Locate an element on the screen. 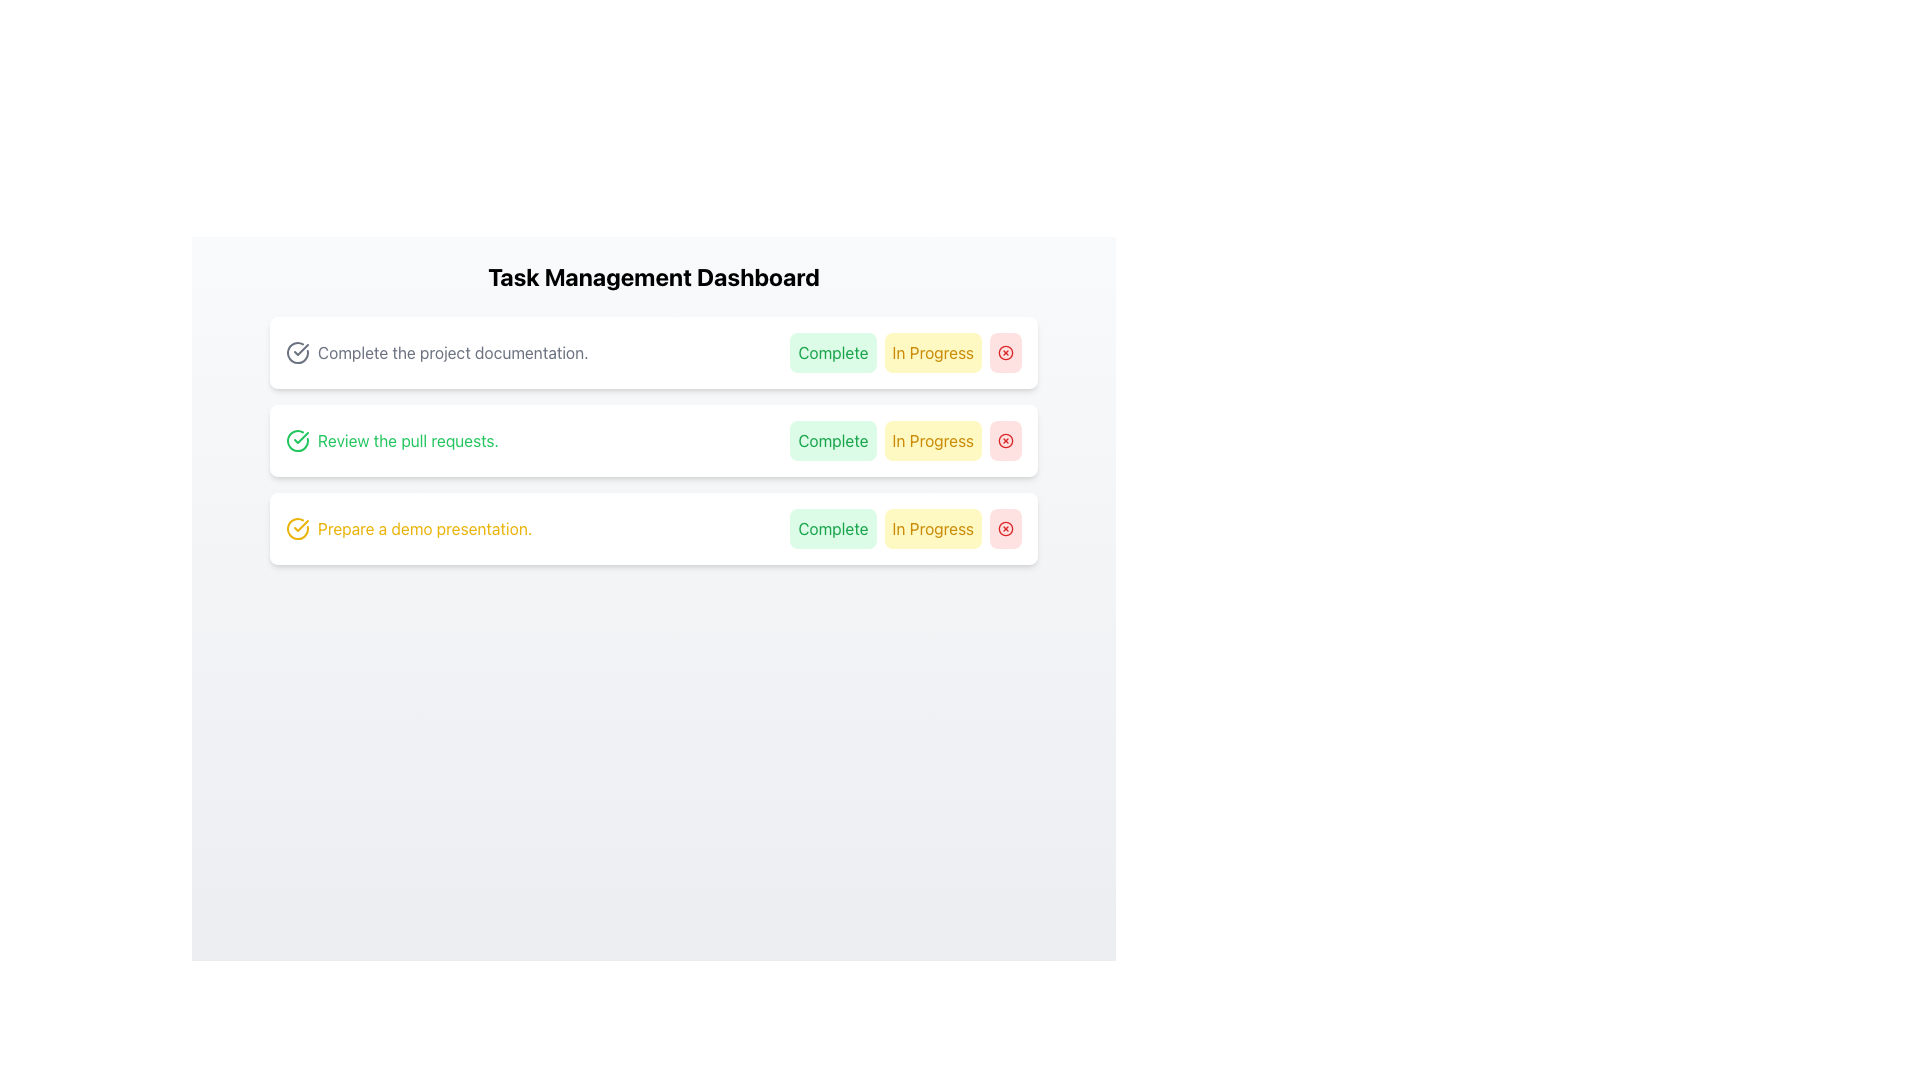 Image resolution: width=1920 pixels, height=1080 pixels. the static text element that says 'Review the pull requests.' with a green checkmark icon, which is the second item in a list on a white card background is located at coordinates (392, 439).